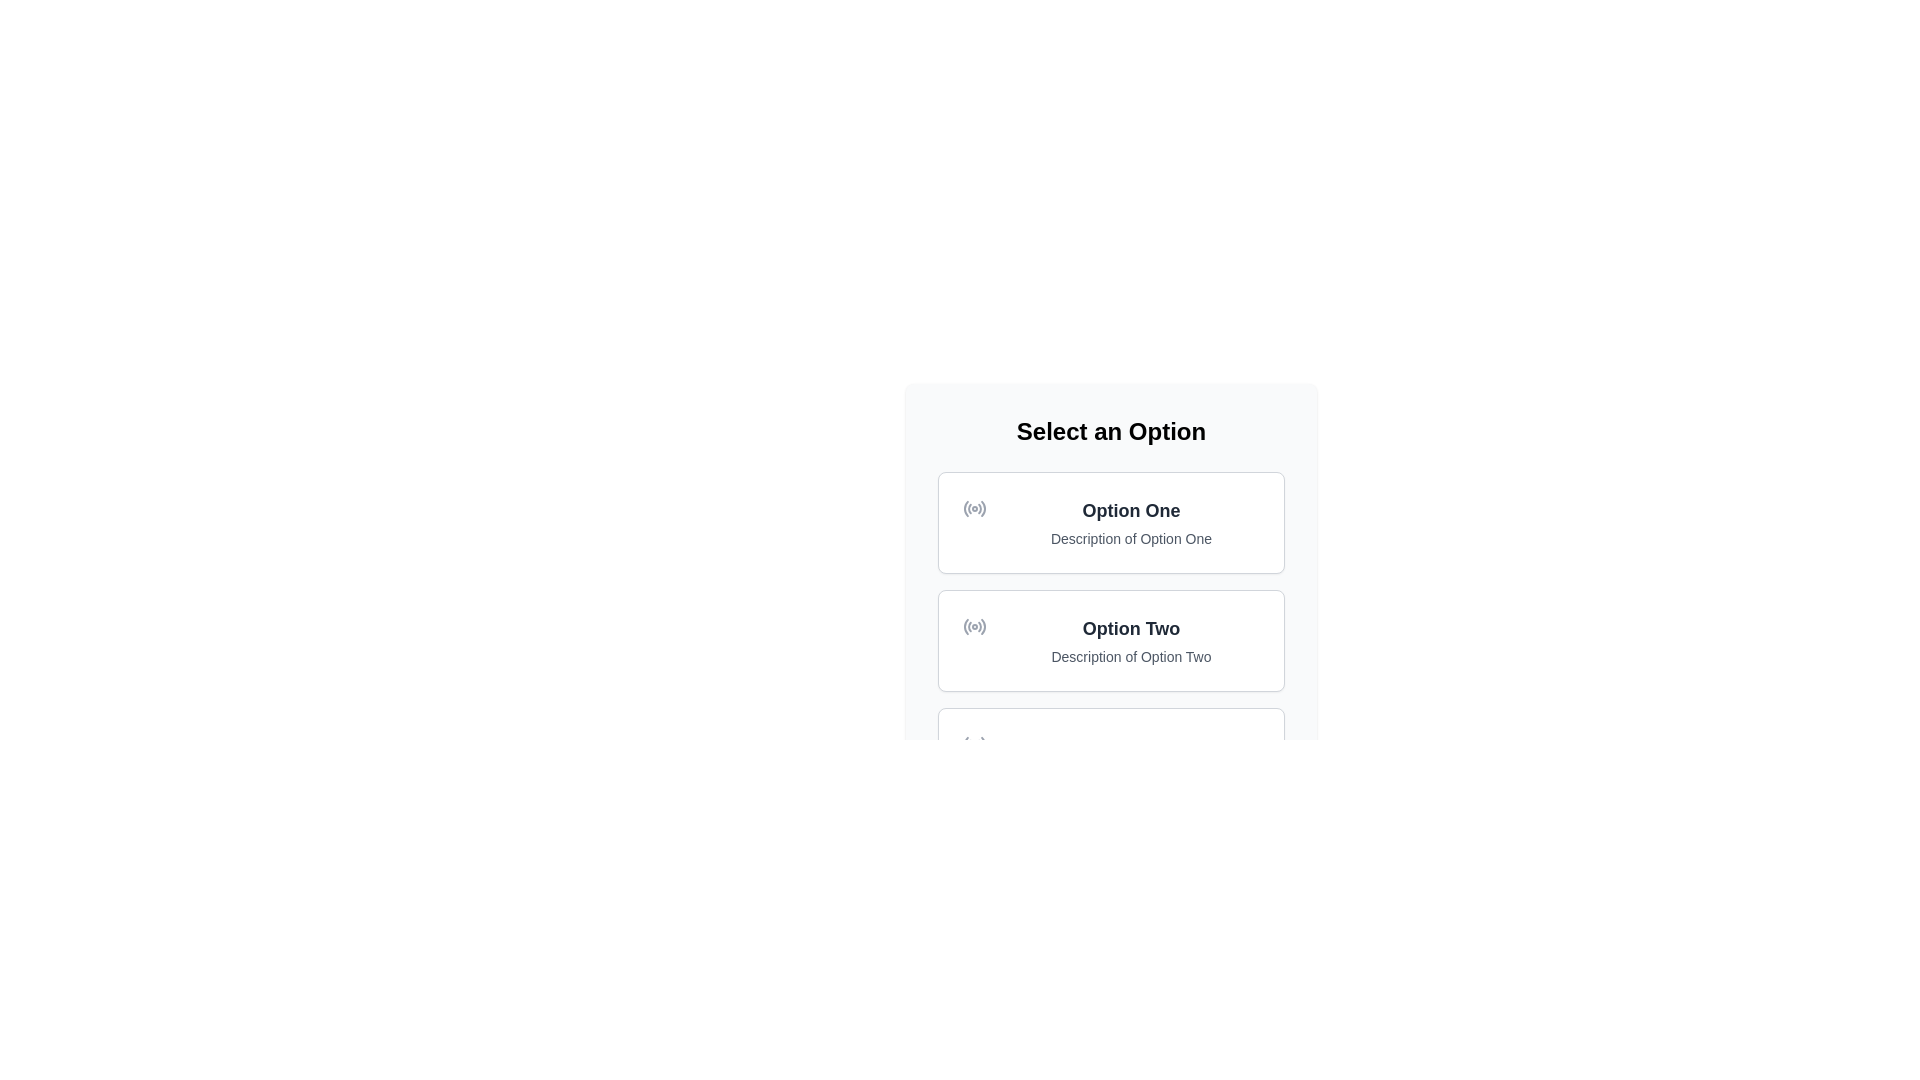 Image resolution: width=1920 pixels, height=1080 pixels. Describe the element at coordinates (974, 508) in the screenshot. I see `the circular radio wave icon located to the left of the text 'Option One' in the 'Select an Option' interface` at that location.